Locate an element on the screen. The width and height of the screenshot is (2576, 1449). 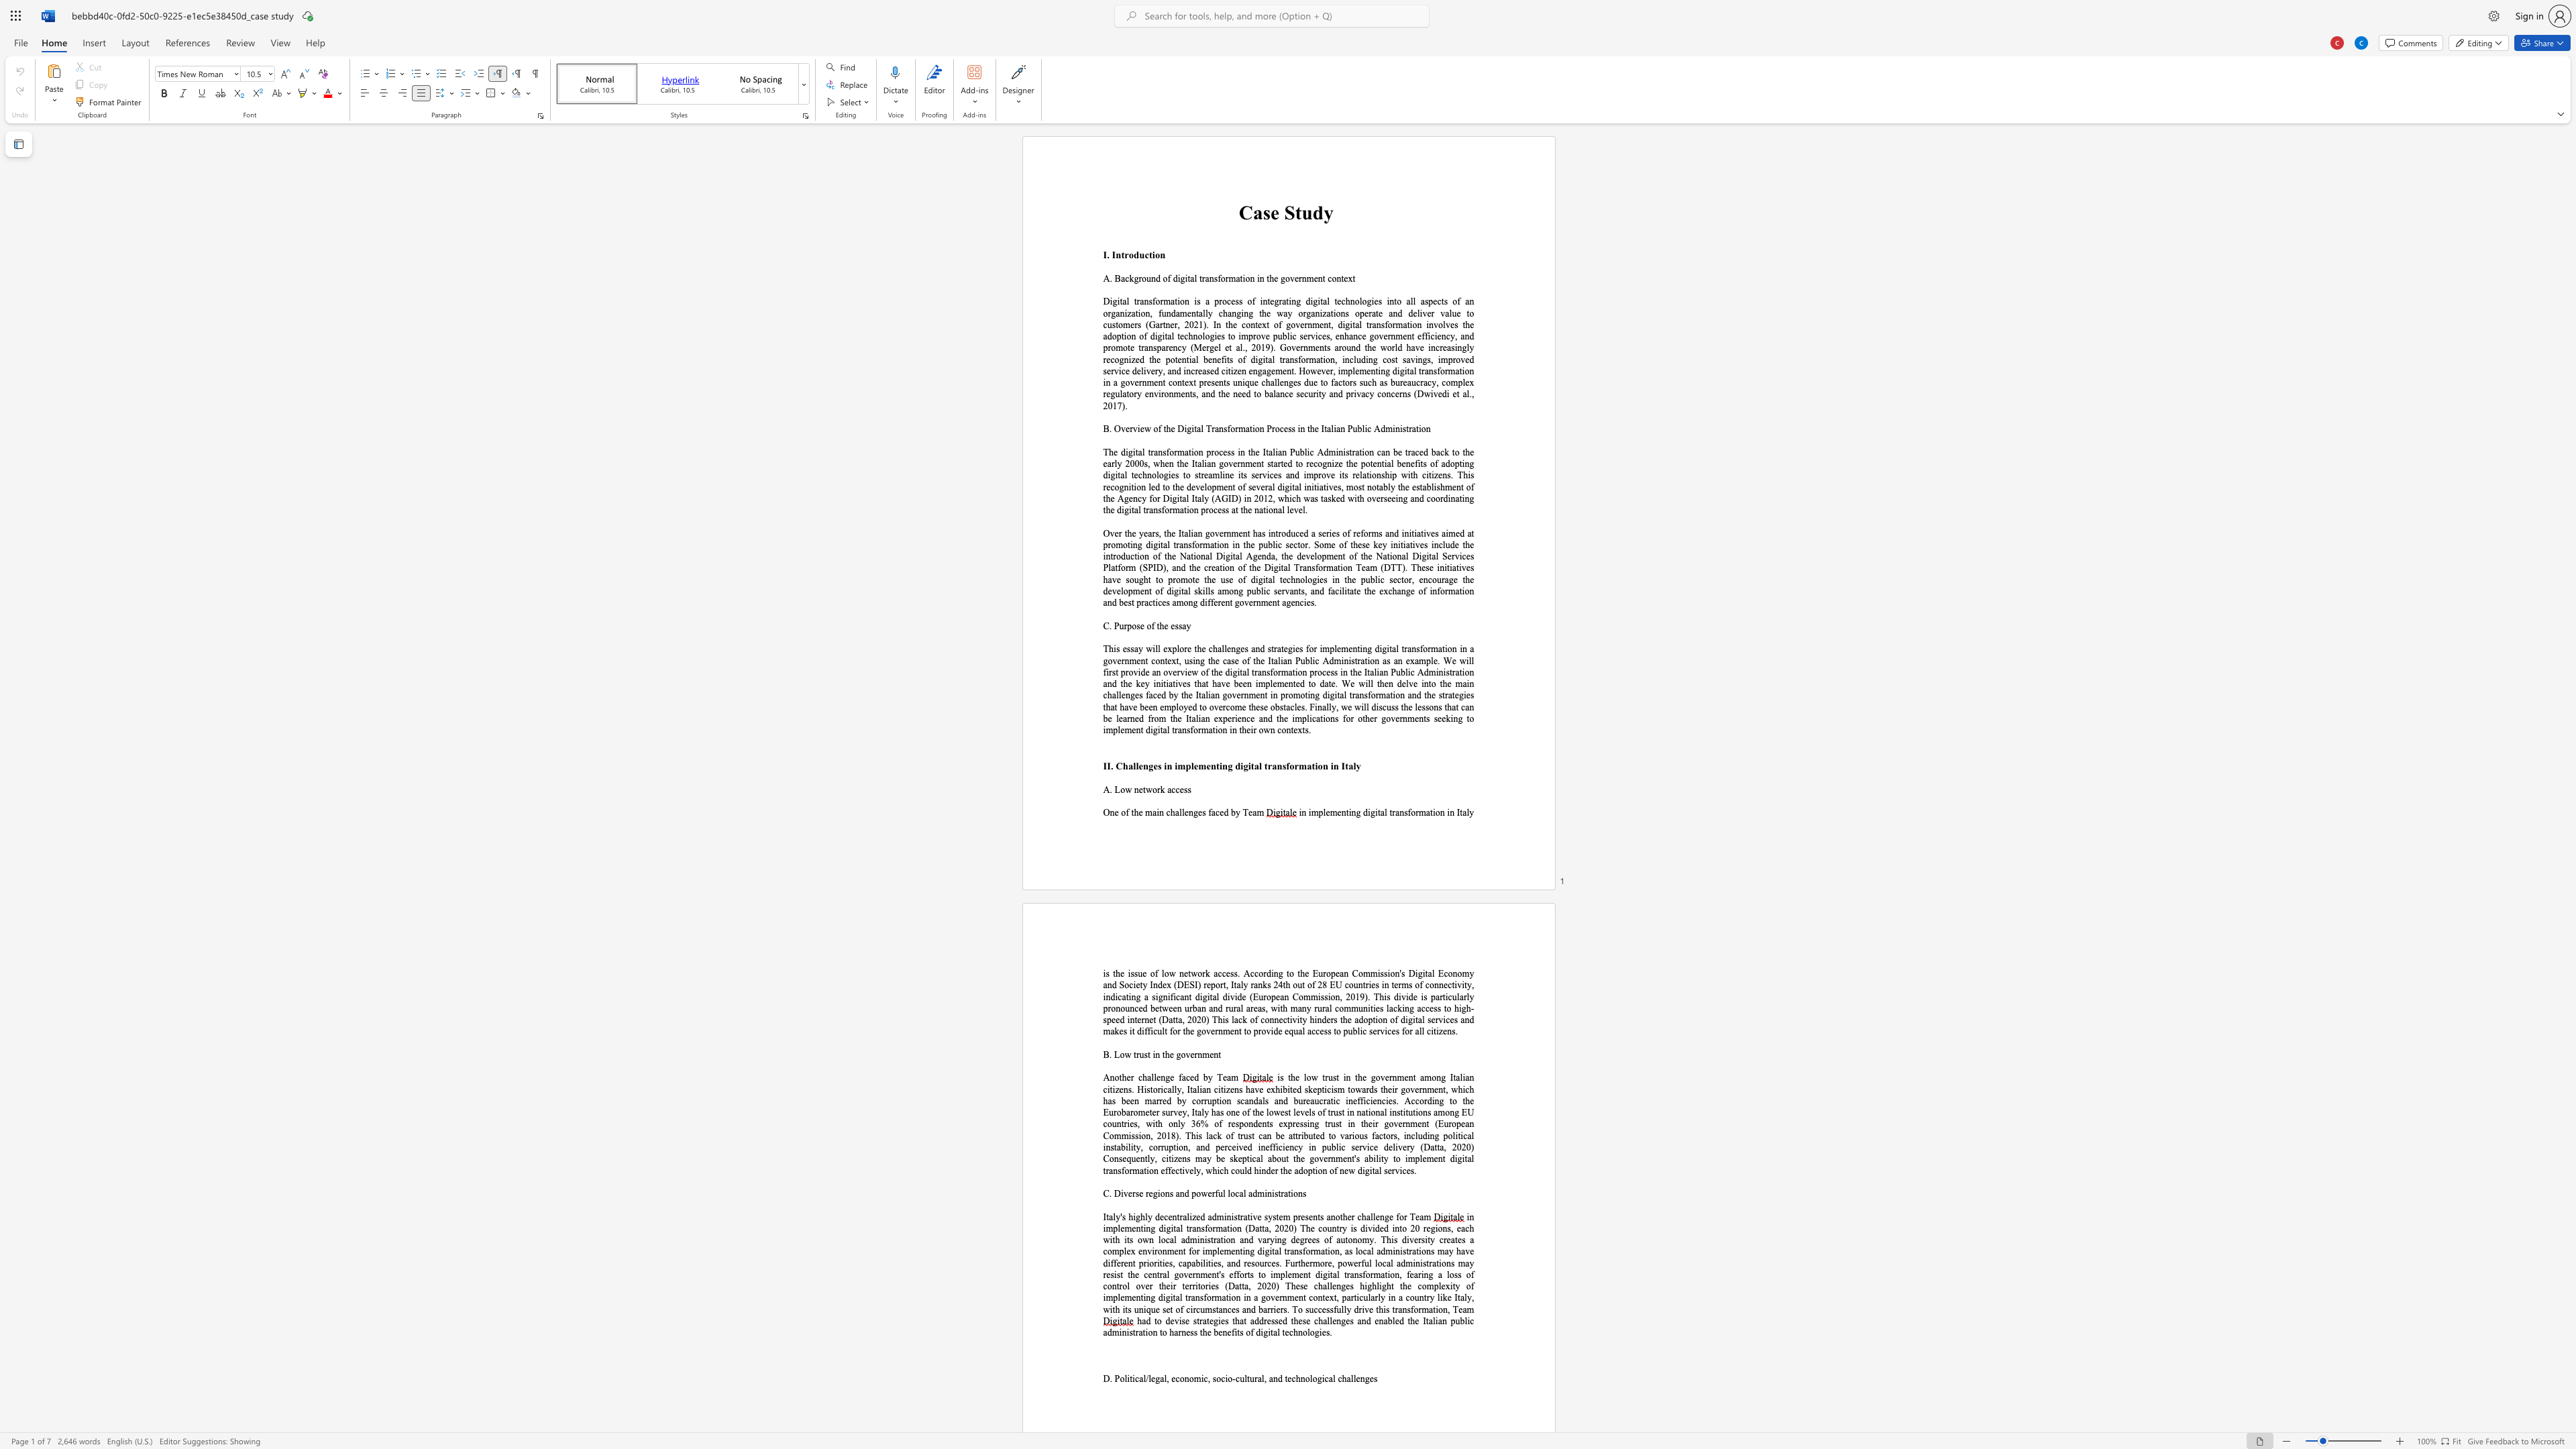
the 8th character "u" in the text is located at coordinates (1116, 394).